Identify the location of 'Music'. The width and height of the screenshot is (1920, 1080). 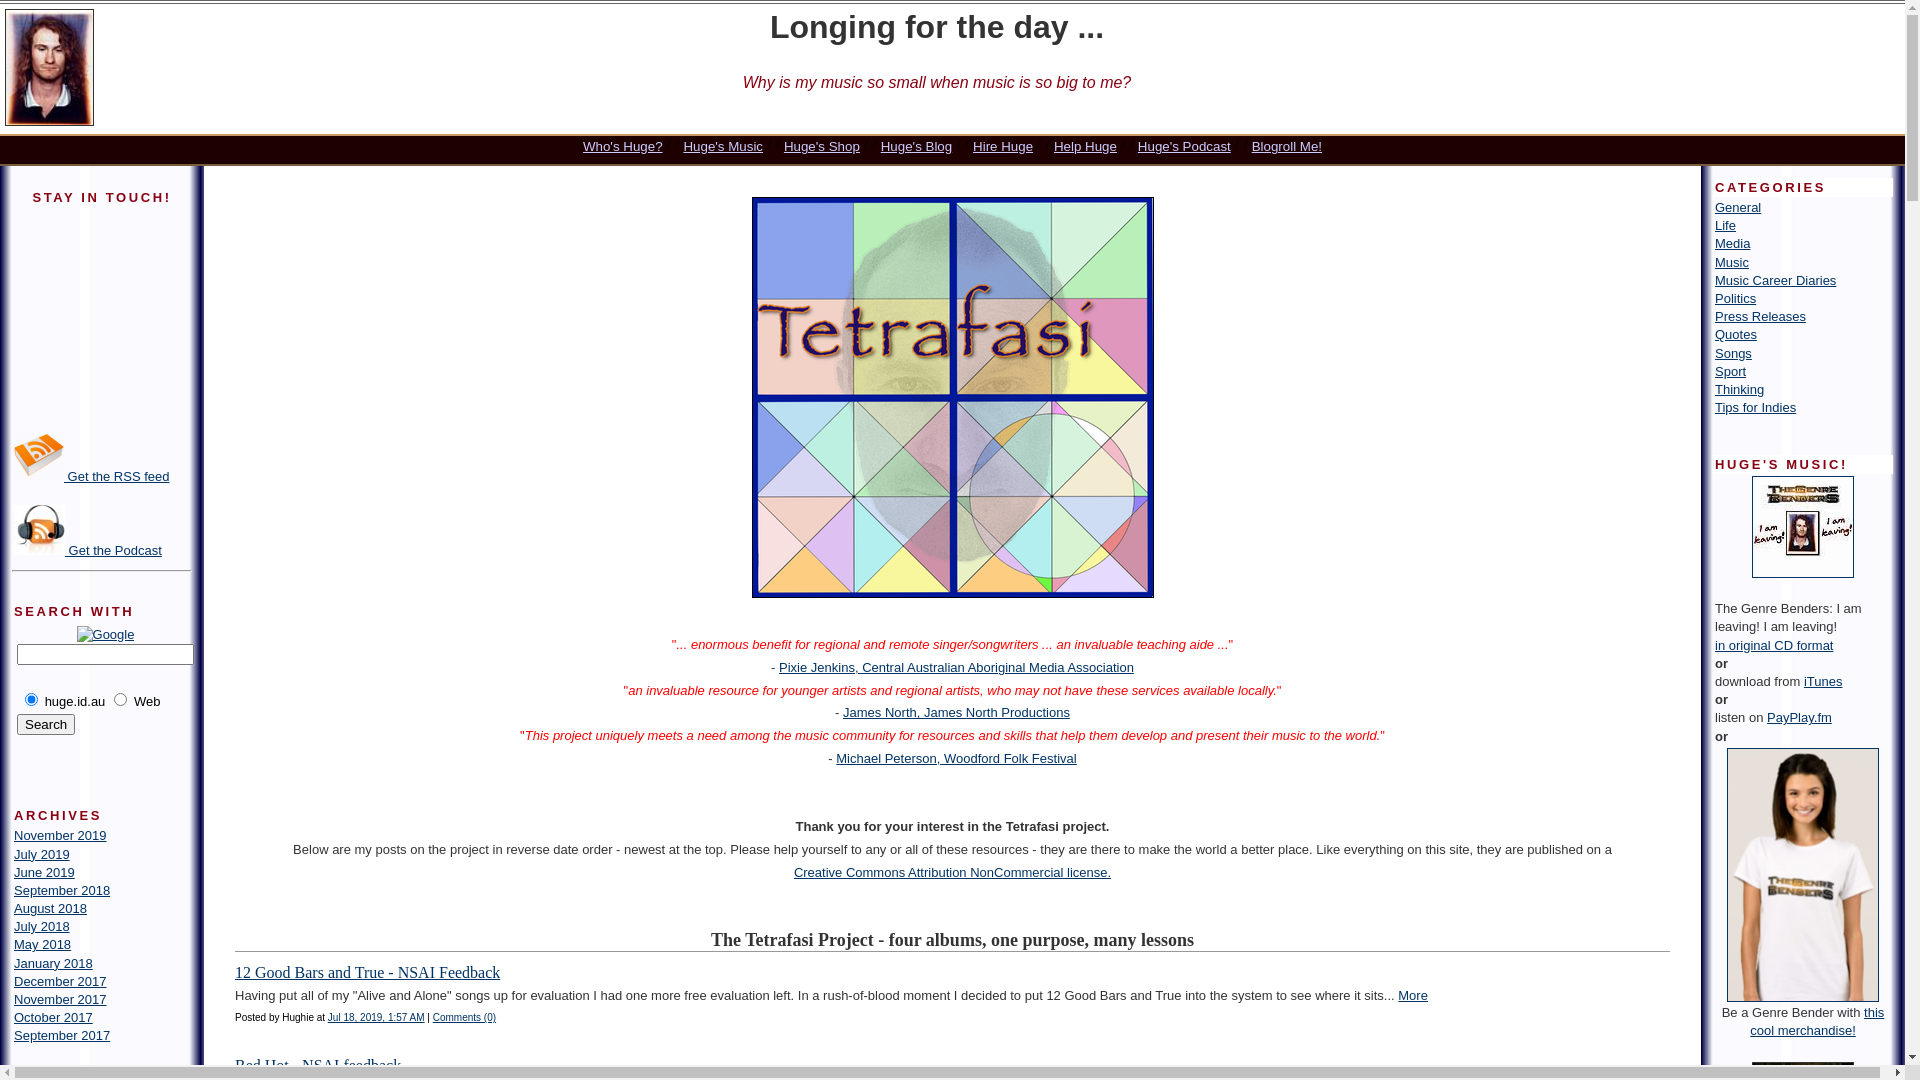
(1731, 261).